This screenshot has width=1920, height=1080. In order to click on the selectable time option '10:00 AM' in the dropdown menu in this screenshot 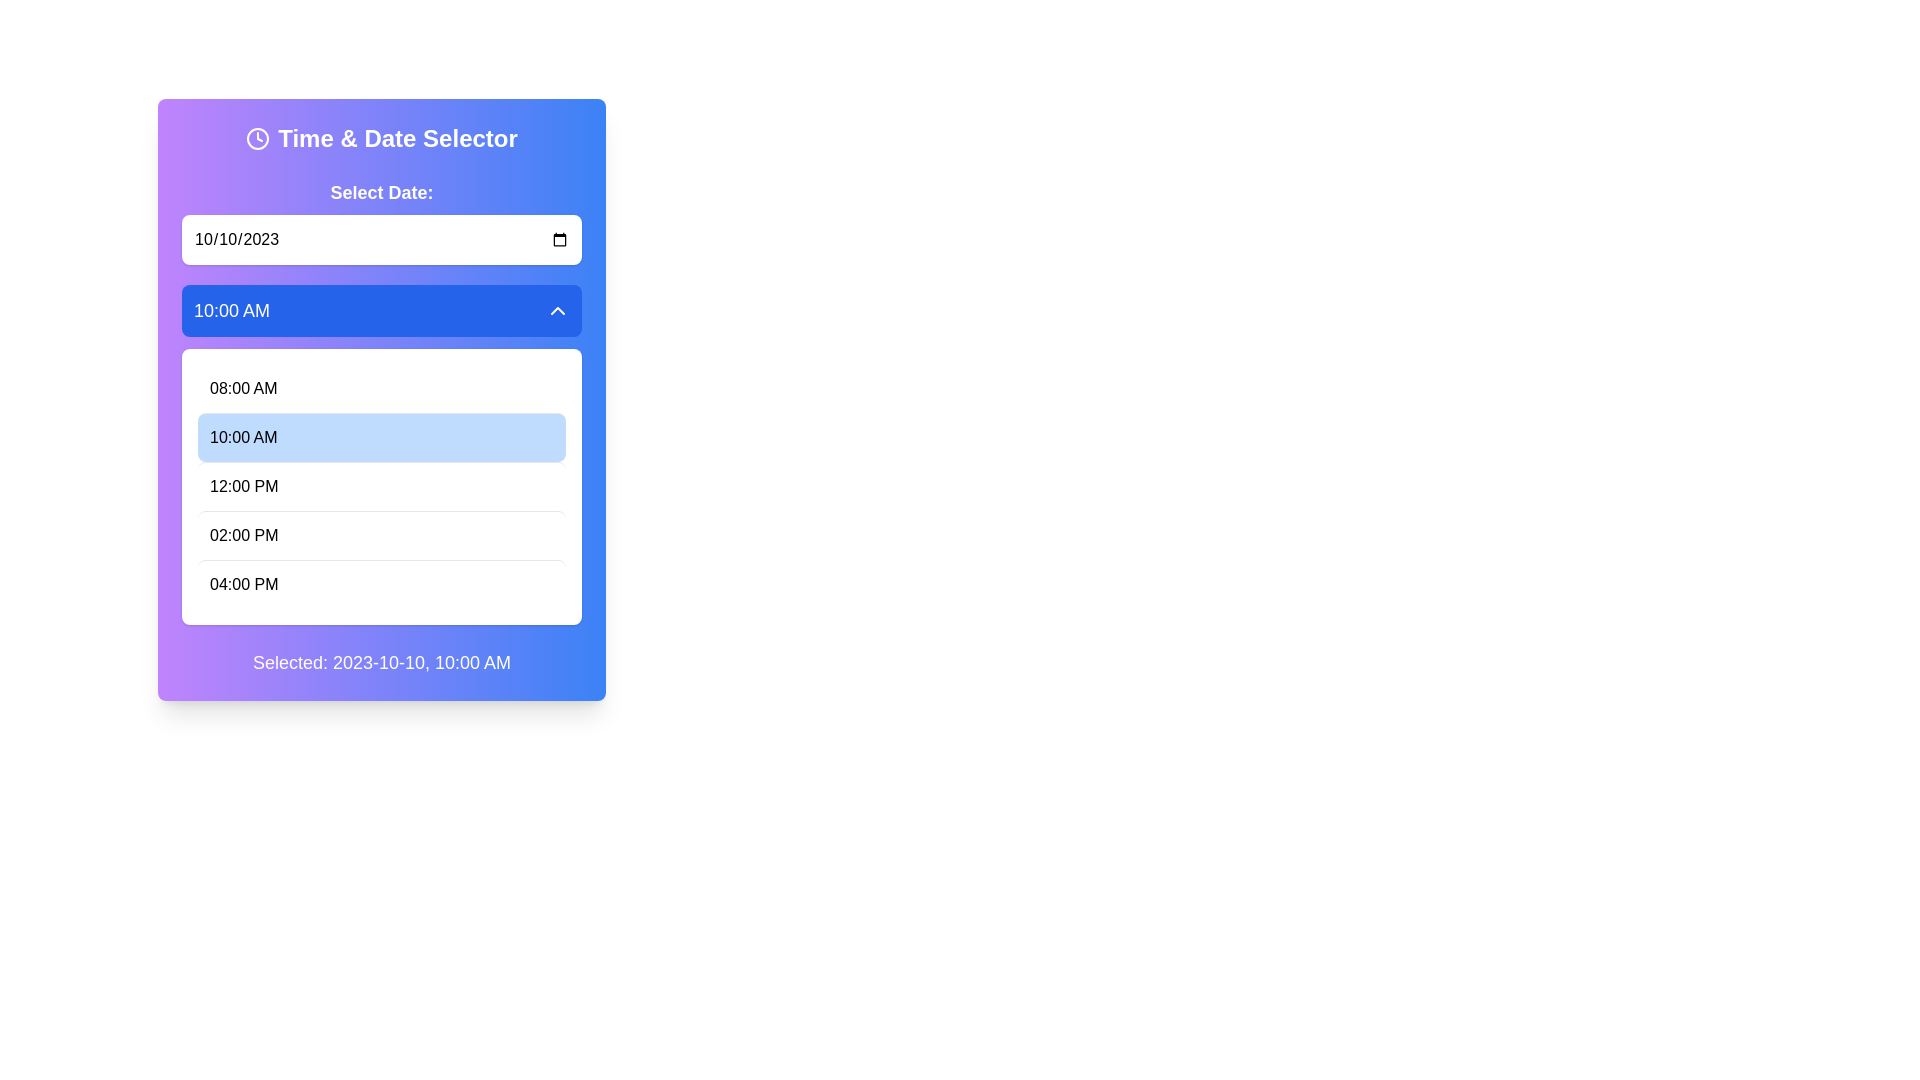, I will do `click(382, 436)`.